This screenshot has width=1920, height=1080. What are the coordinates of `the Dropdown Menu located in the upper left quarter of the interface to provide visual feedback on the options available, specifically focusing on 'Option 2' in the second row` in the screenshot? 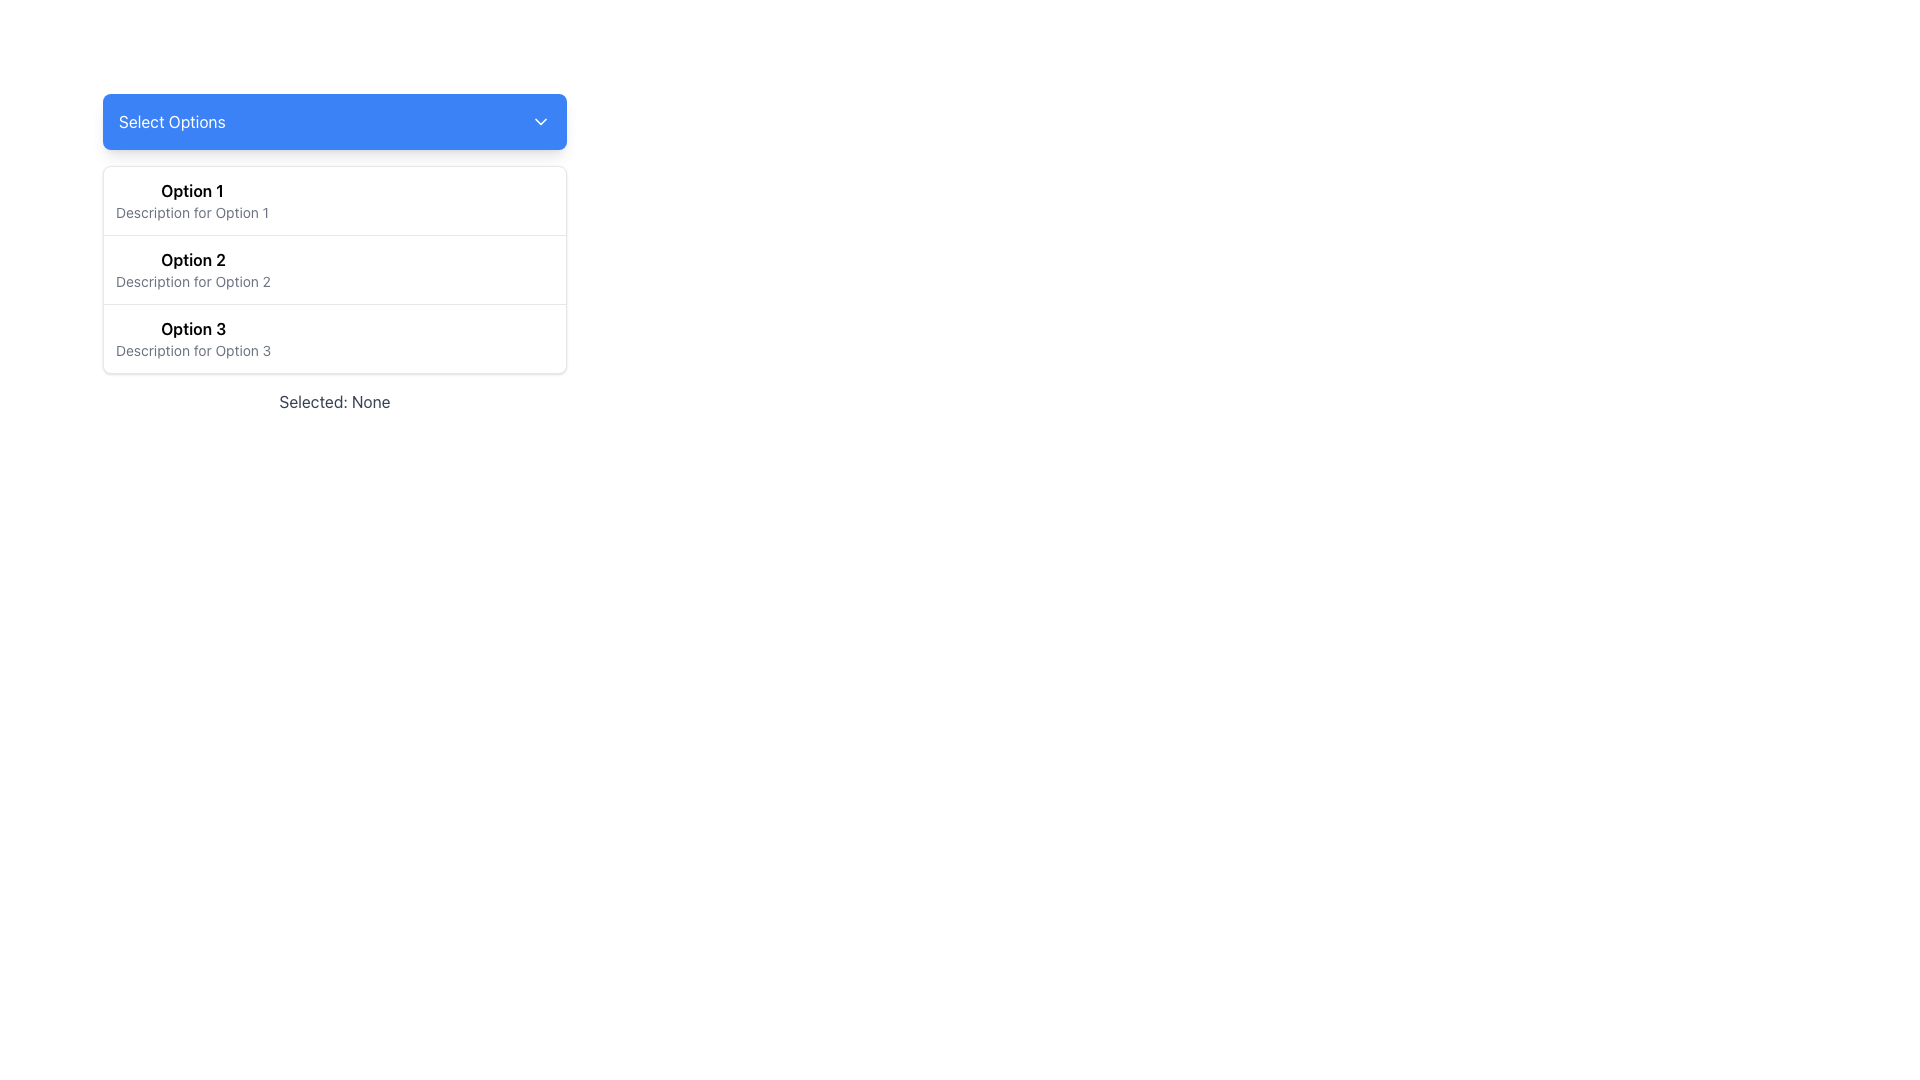 It's located at (335, 253).